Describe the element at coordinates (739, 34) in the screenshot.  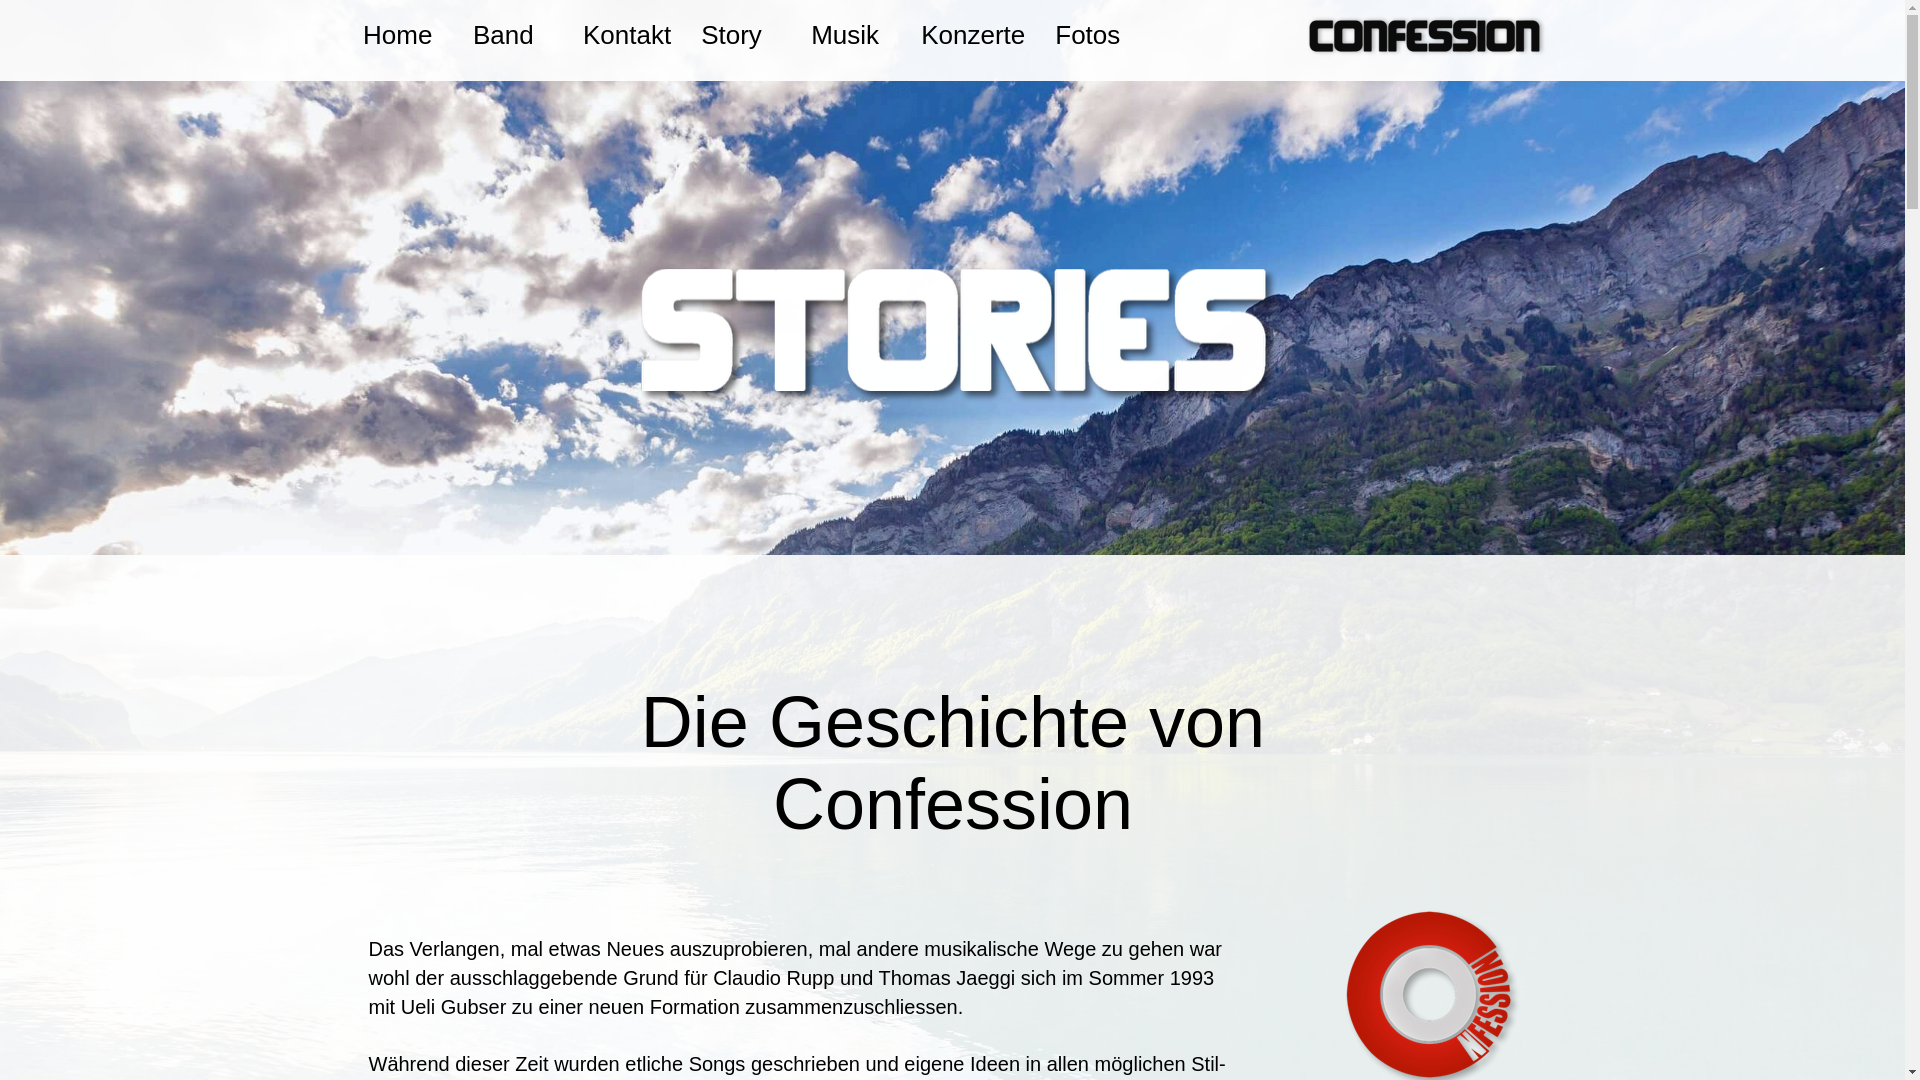
I see `'Story'` at that location.